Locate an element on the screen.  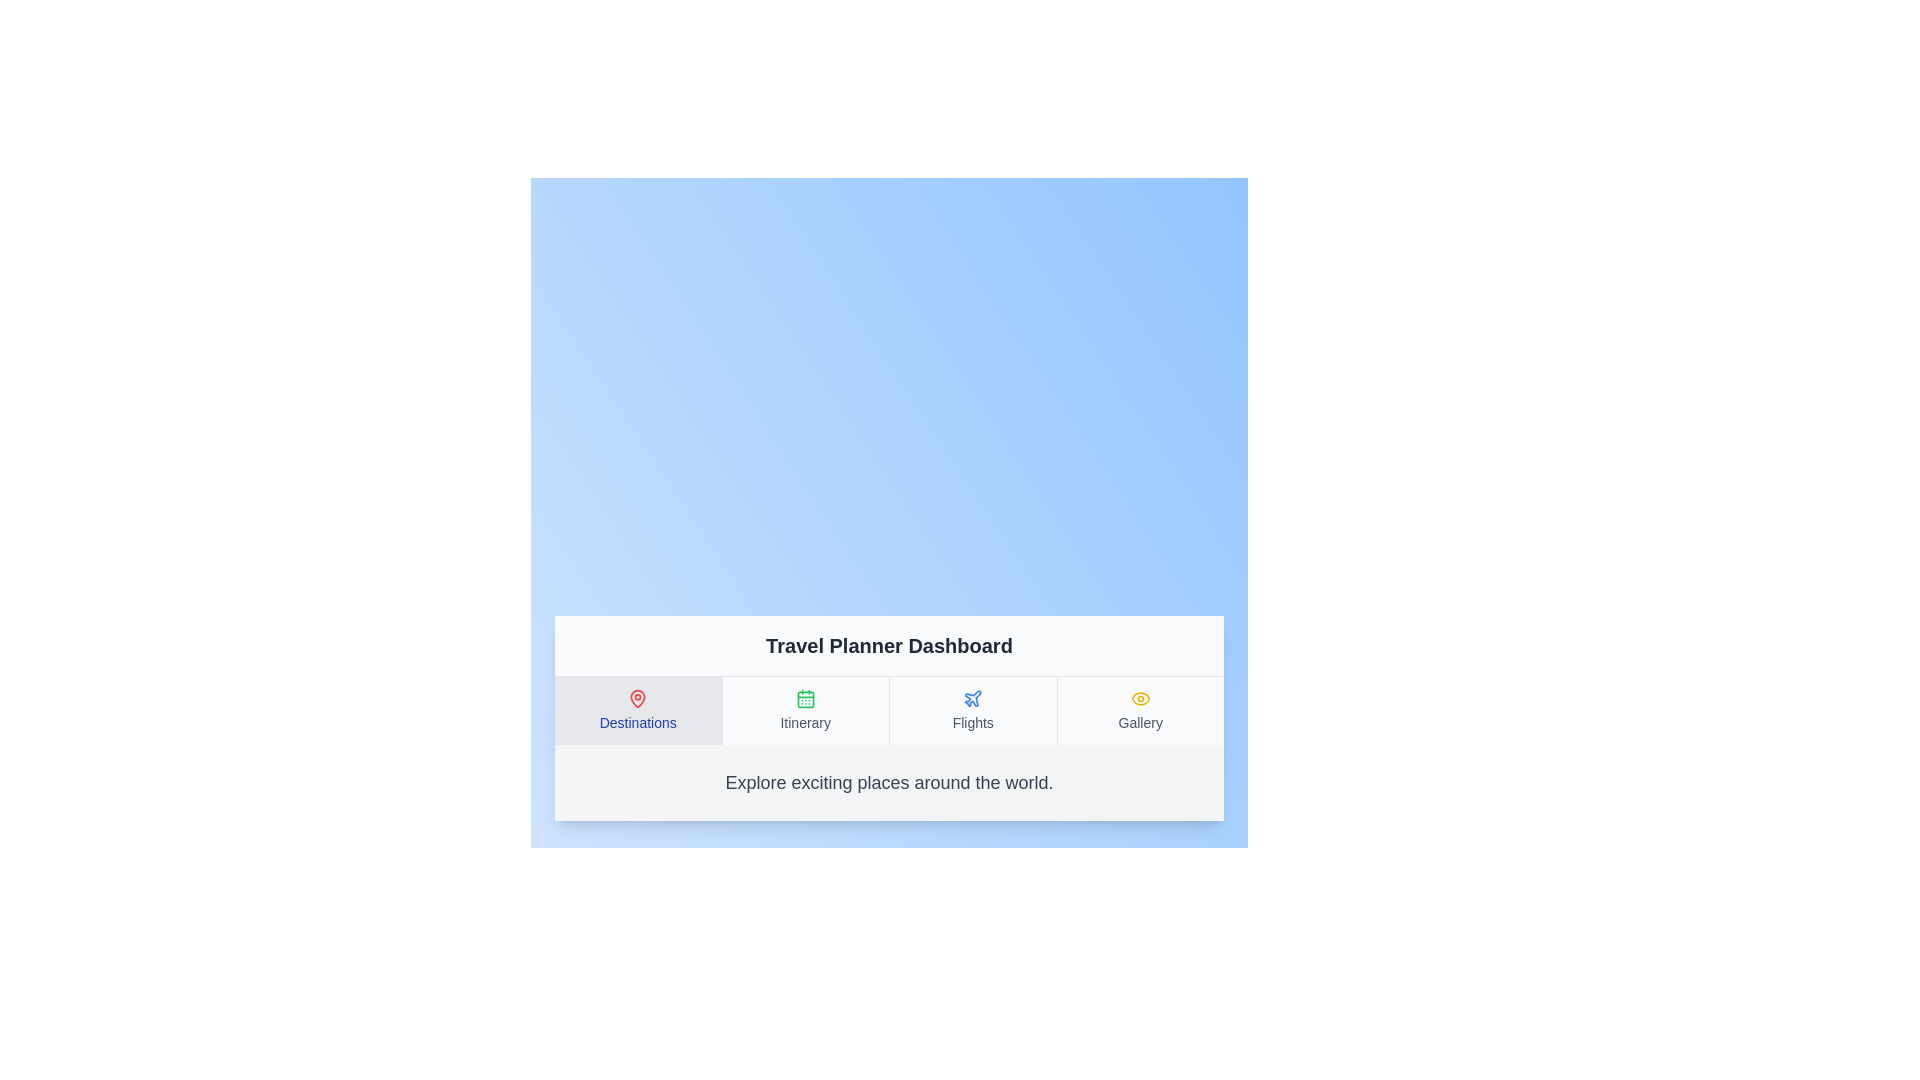
the Text label located below the eye icon in the rightmost column of the Travel Planner Dashboard is located at coordinates (1140, 722).